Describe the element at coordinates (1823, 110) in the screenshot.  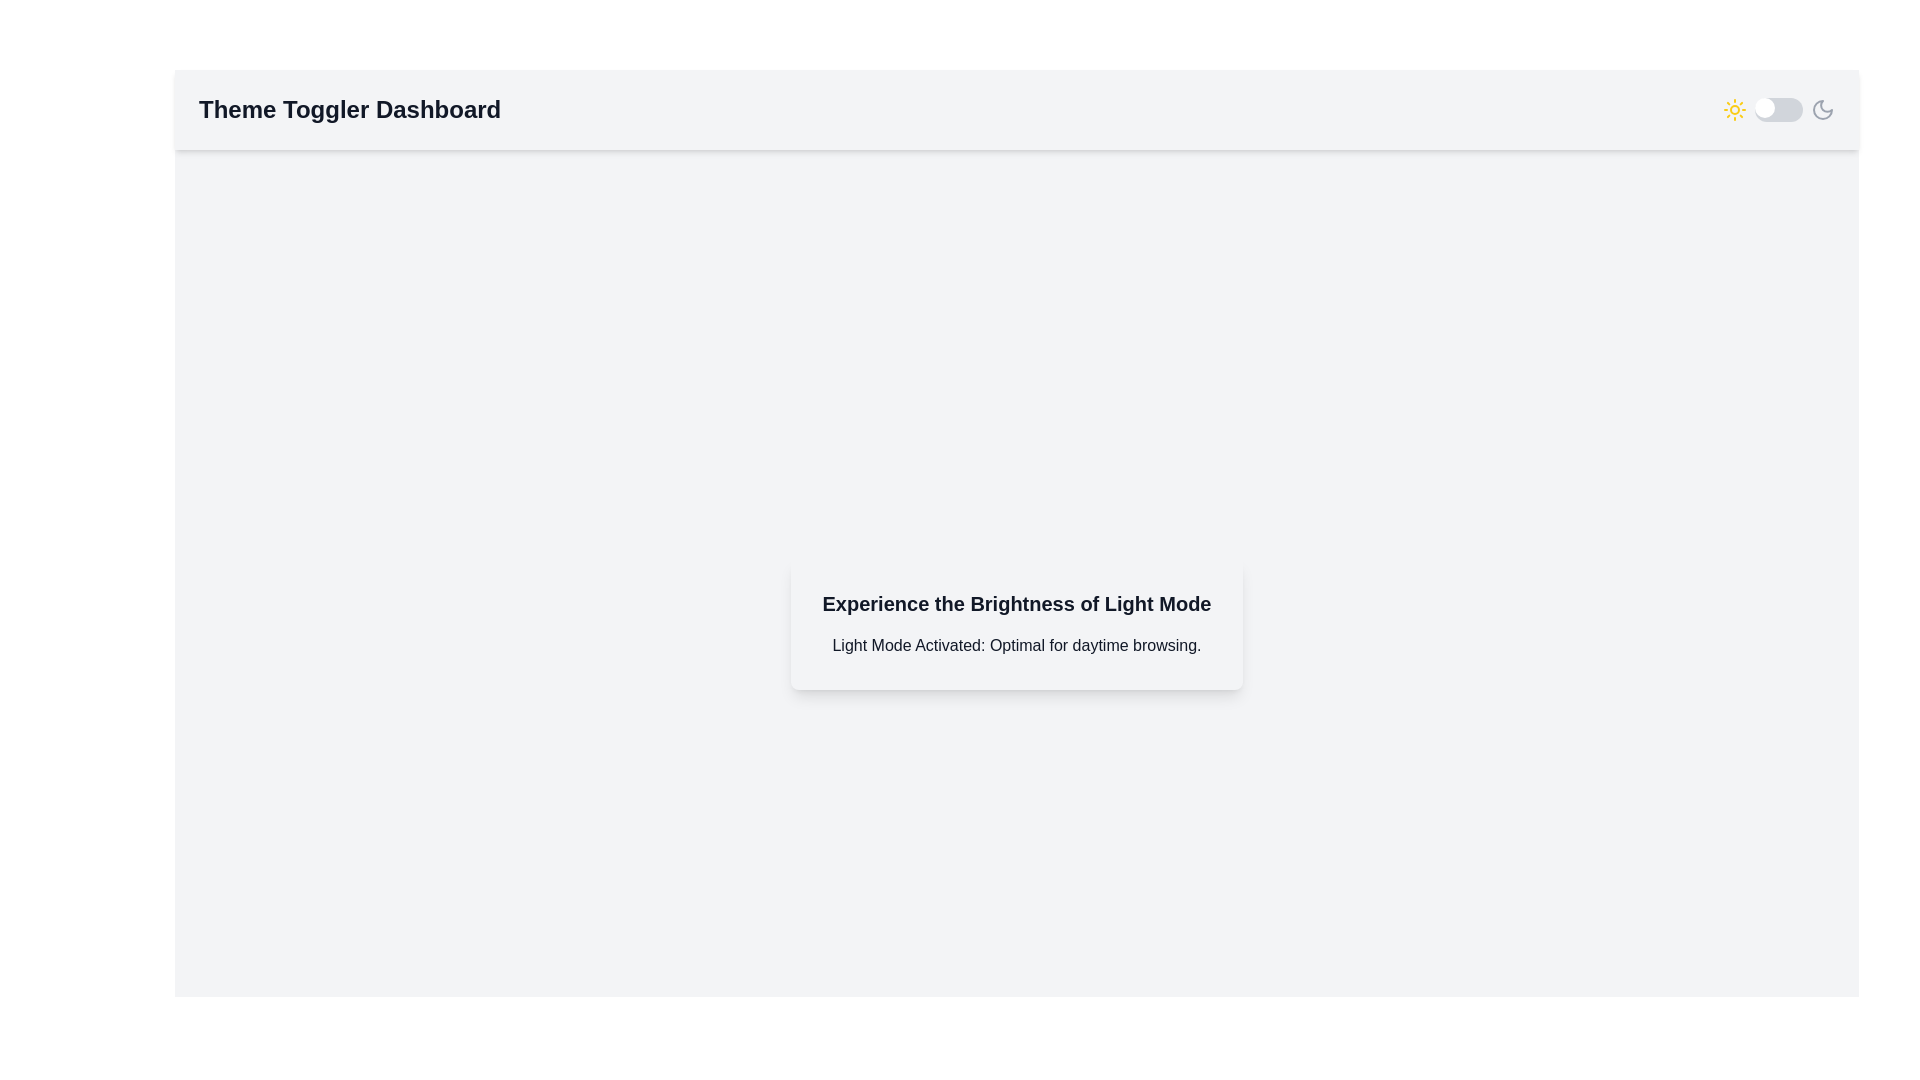
I see `the theme toggle icon located in the top-right corner of the interface, next to the toggle switch and sun icon` at that location.